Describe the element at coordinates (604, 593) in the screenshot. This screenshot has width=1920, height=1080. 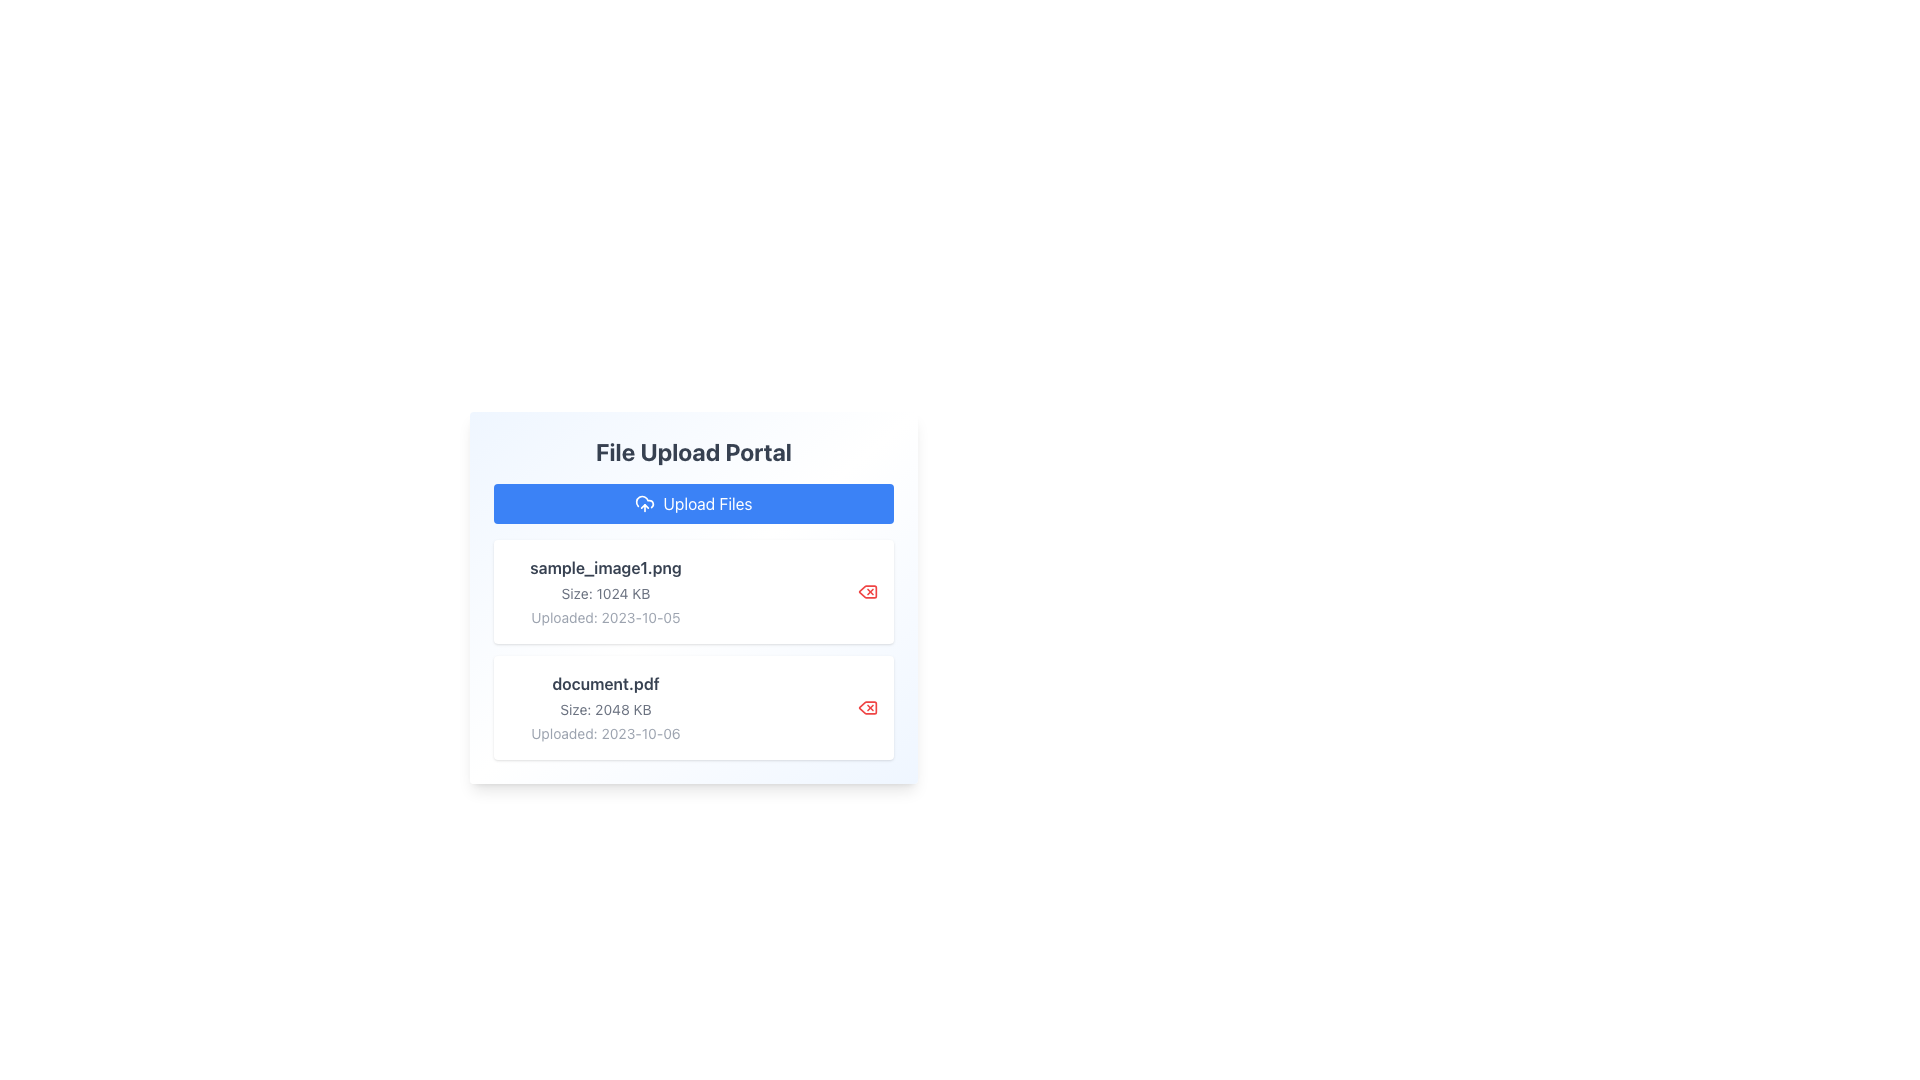
I see `text from the Text Label displaying the file size information, which is formatted as 'Size: 1024 KB' and is located below the file name 'sample_image1.png'` at that location.